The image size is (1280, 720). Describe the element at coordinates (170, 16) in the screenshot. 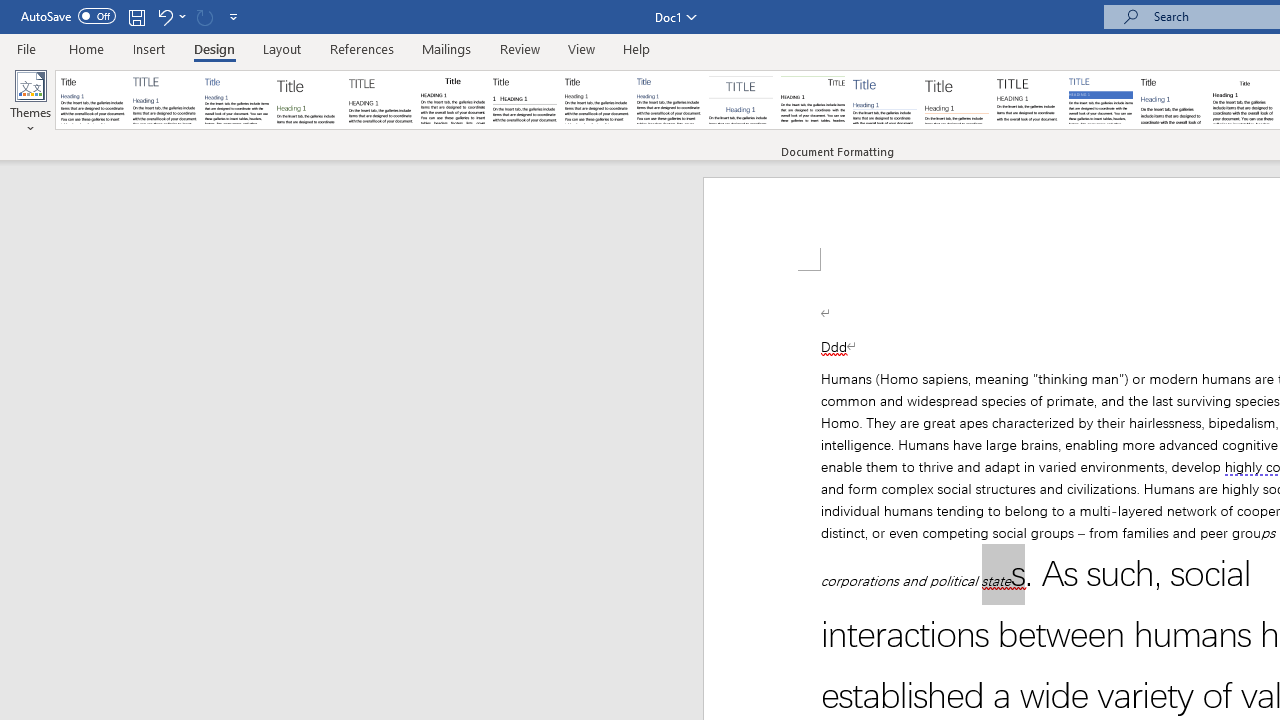

I see `'Undo Apply Quick Style Set'` at that location.